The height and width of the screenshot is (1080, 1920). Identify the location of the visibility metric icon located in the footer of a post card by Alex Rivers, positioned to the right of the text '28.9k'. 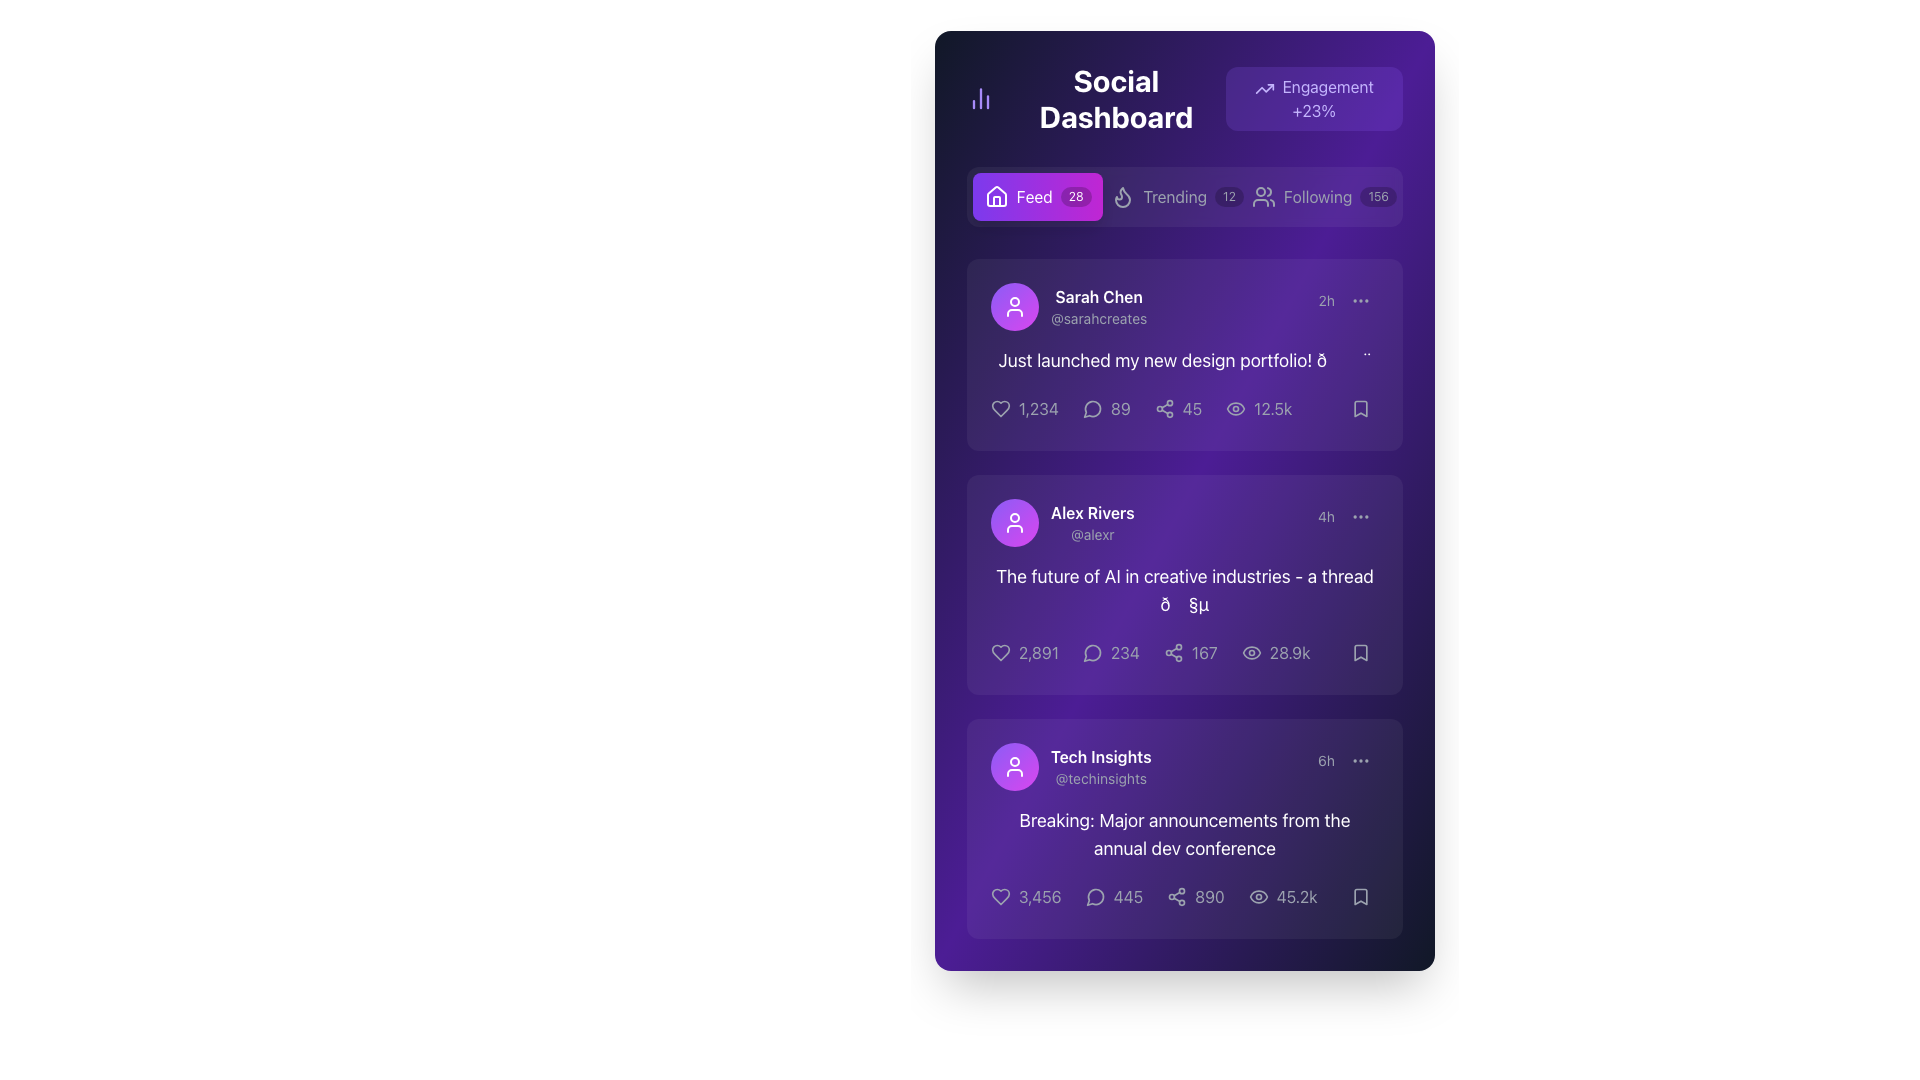
(1250, 652).